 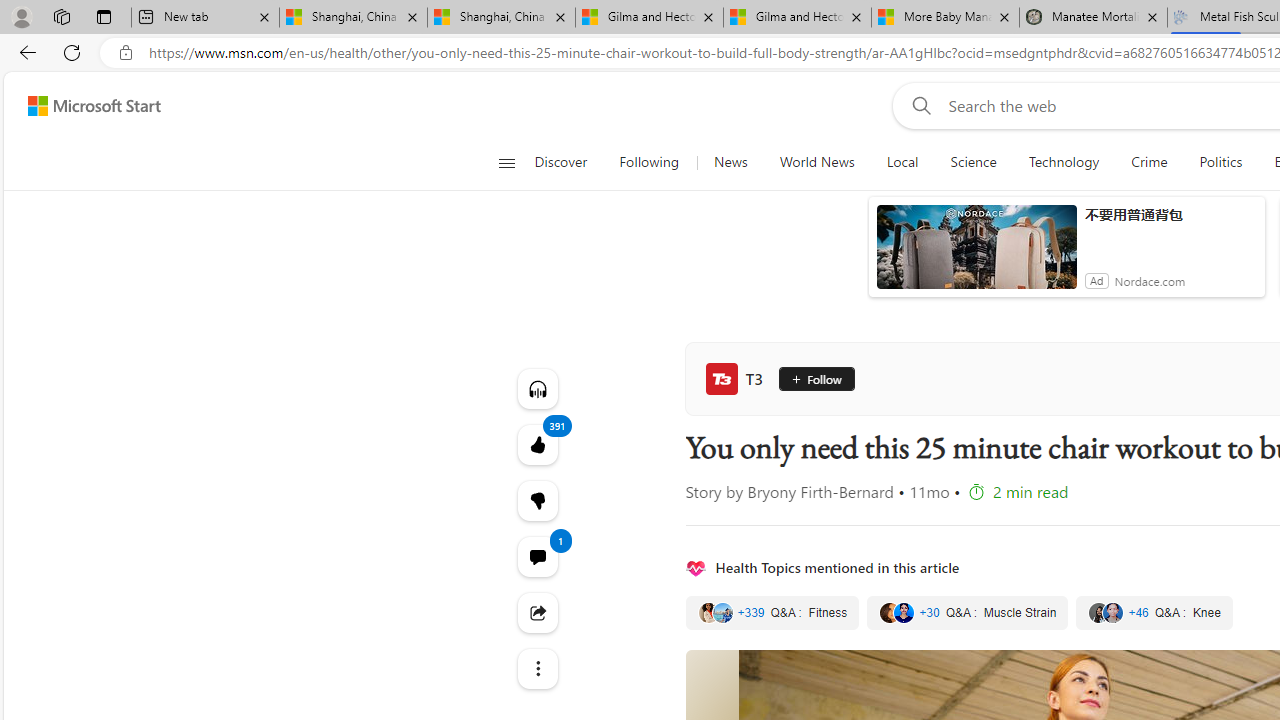 What do you see at coordinates (537, 388) in the screenshot?
I see `'Listen to this article'` at bounding box center [537, 388].